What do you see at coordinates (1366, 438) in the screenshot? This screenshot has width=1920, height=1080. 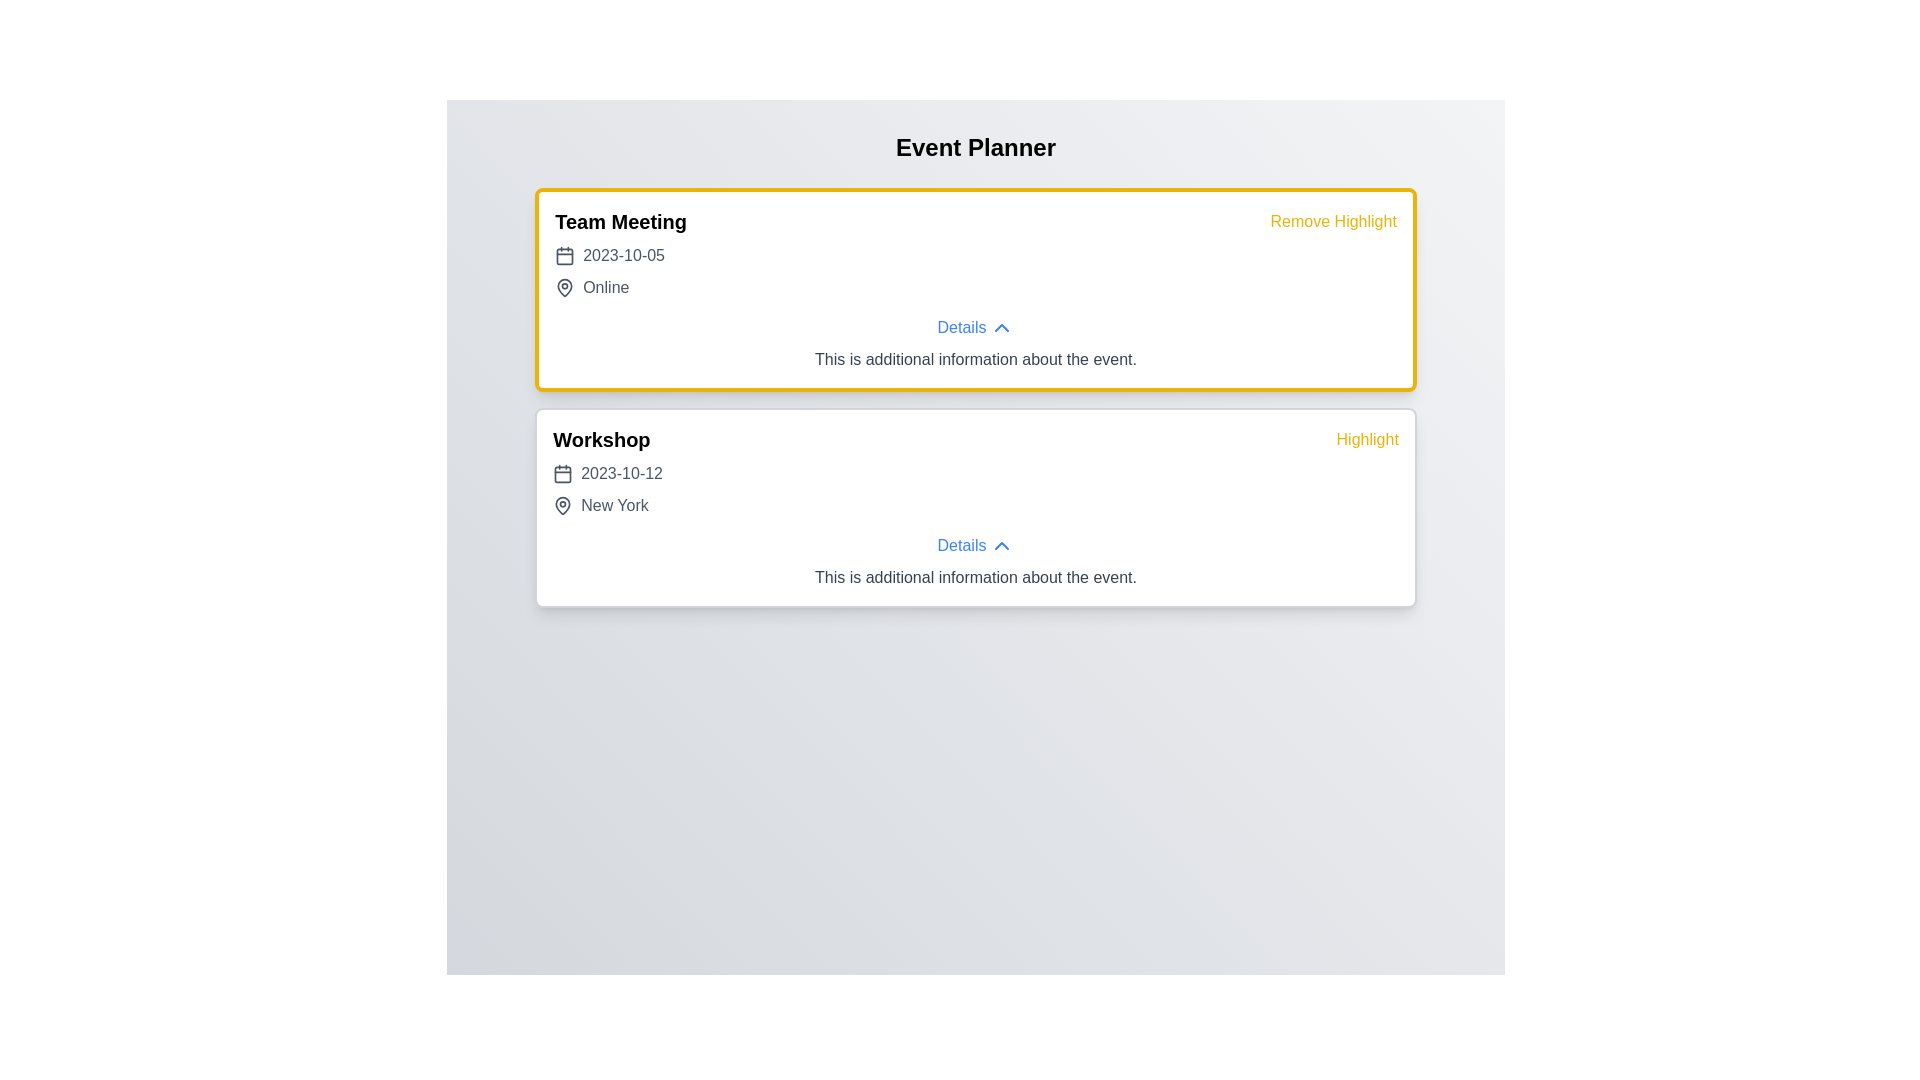 I see `the interactive text link labeled 'Highlight'` at bounding box center [1366, 438].